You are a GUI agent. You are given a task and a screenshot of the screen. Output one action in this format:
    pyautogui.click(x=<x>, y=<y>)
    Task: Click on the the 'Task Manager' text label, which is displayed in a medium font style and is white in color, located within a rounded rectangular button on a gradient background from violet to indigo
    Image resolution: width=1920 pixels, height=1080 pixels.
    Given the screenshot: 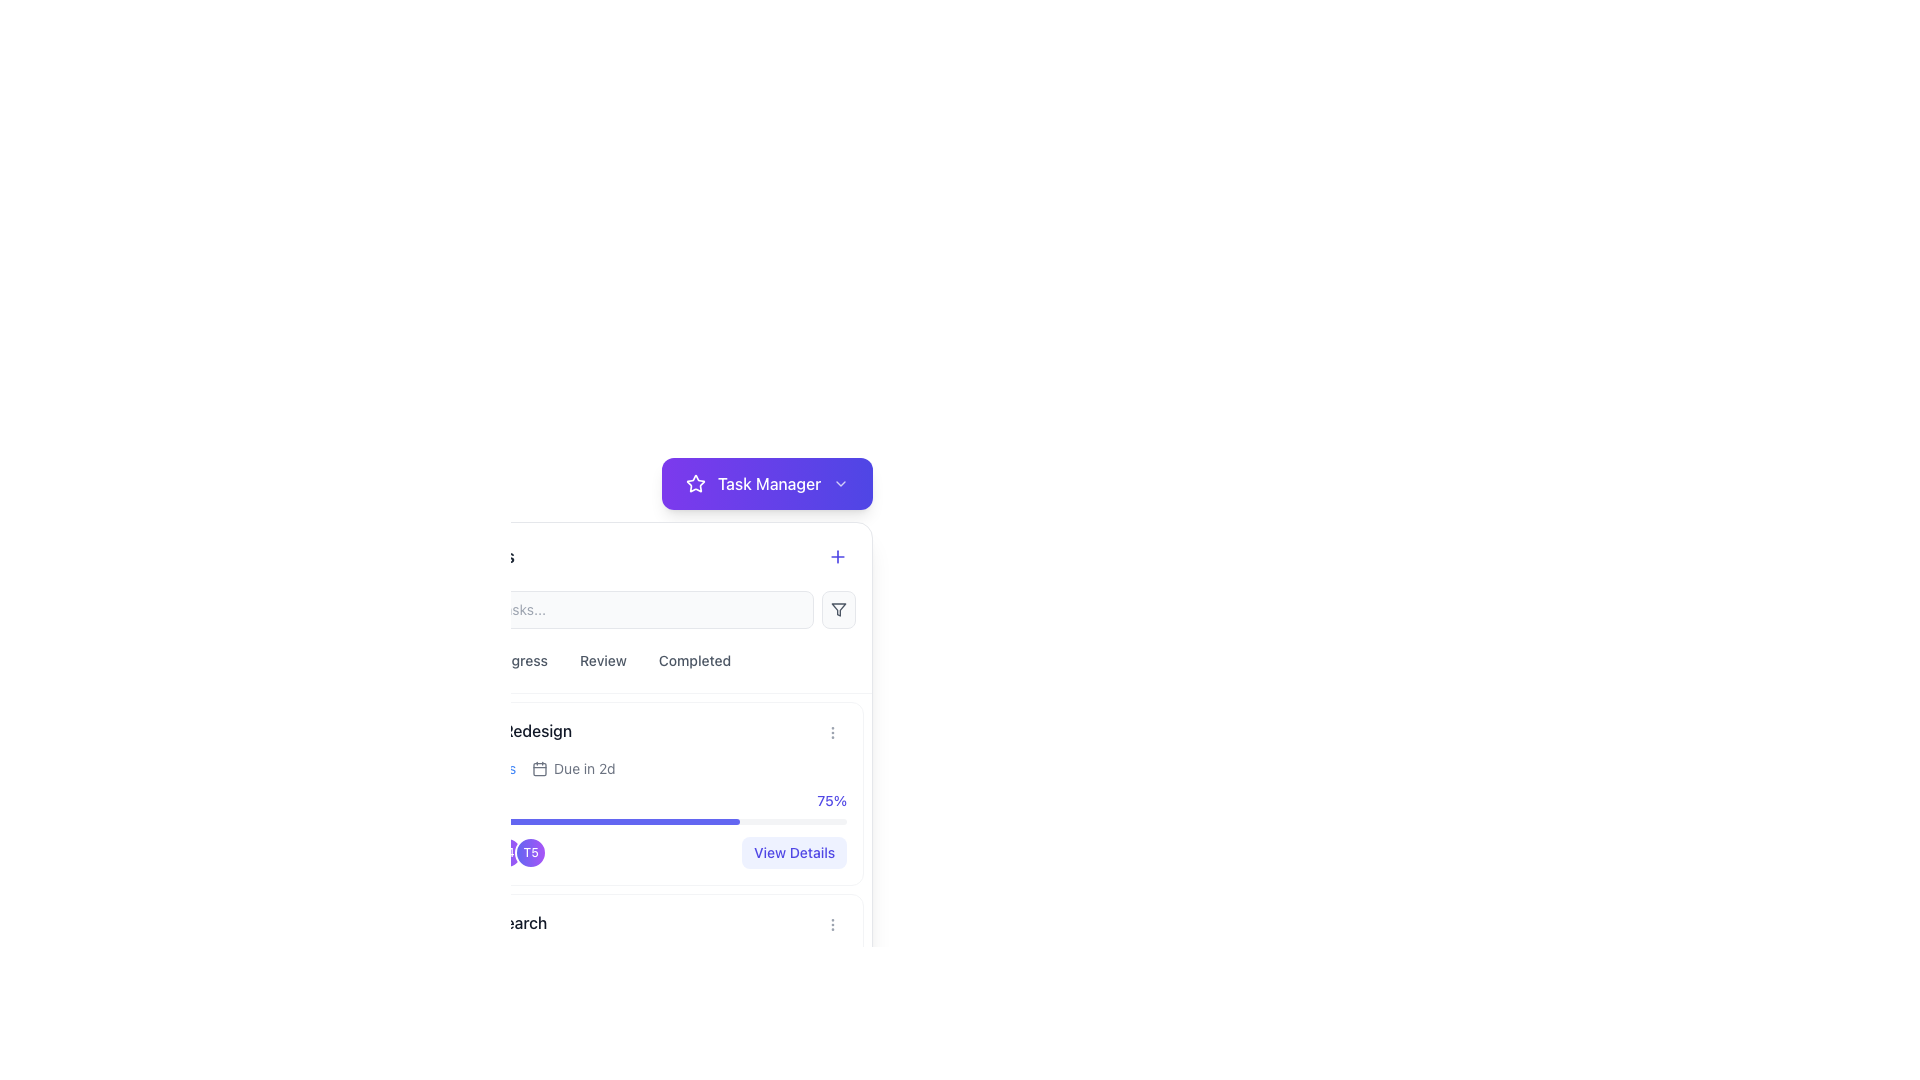 What is the action you would take?
    pyautogui.click(x=768, y=483)
    